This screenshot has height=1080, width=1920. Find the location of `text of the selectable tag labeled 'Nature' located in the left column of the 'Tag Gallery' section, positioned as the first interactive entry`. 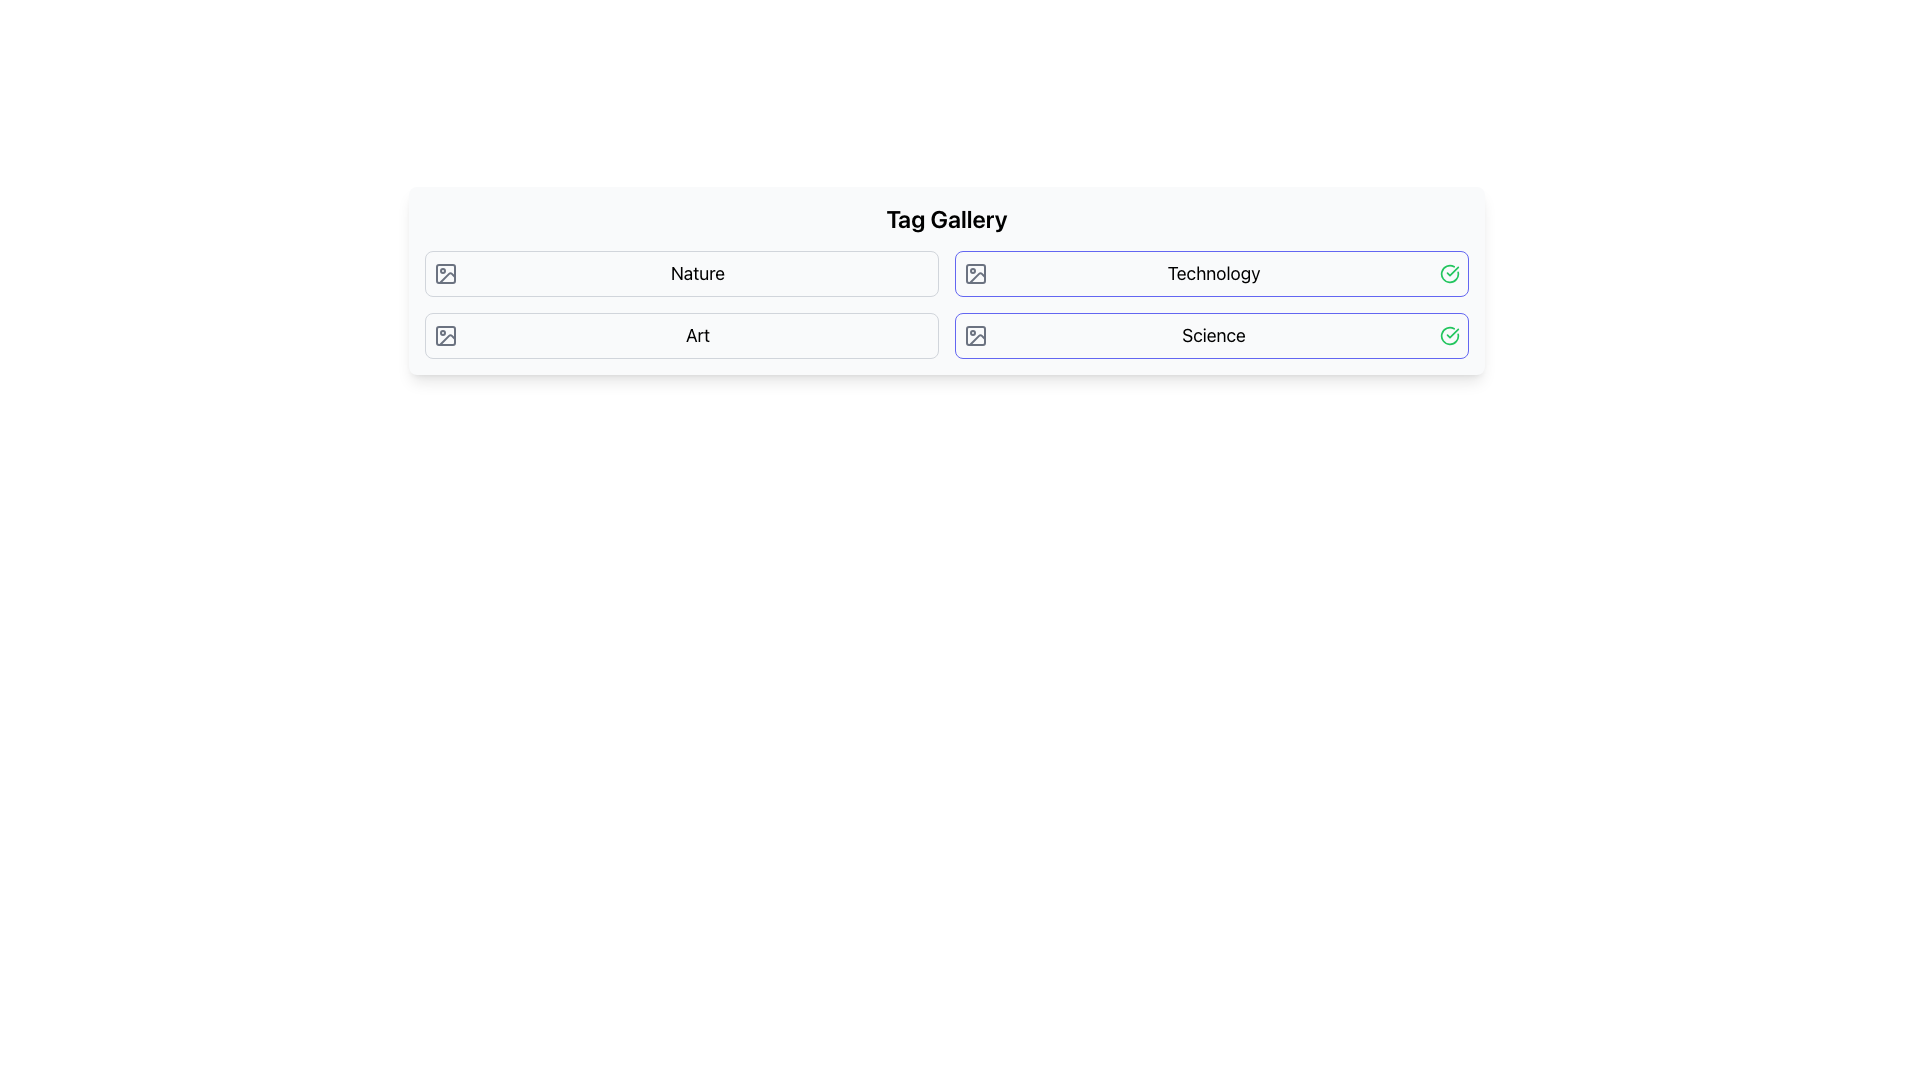

text of the selectable tag labeled 'Nature' located in the left column of the 'Tag Gallery' section, positioned as the first interactive entry is located at coordinates (697, 273).